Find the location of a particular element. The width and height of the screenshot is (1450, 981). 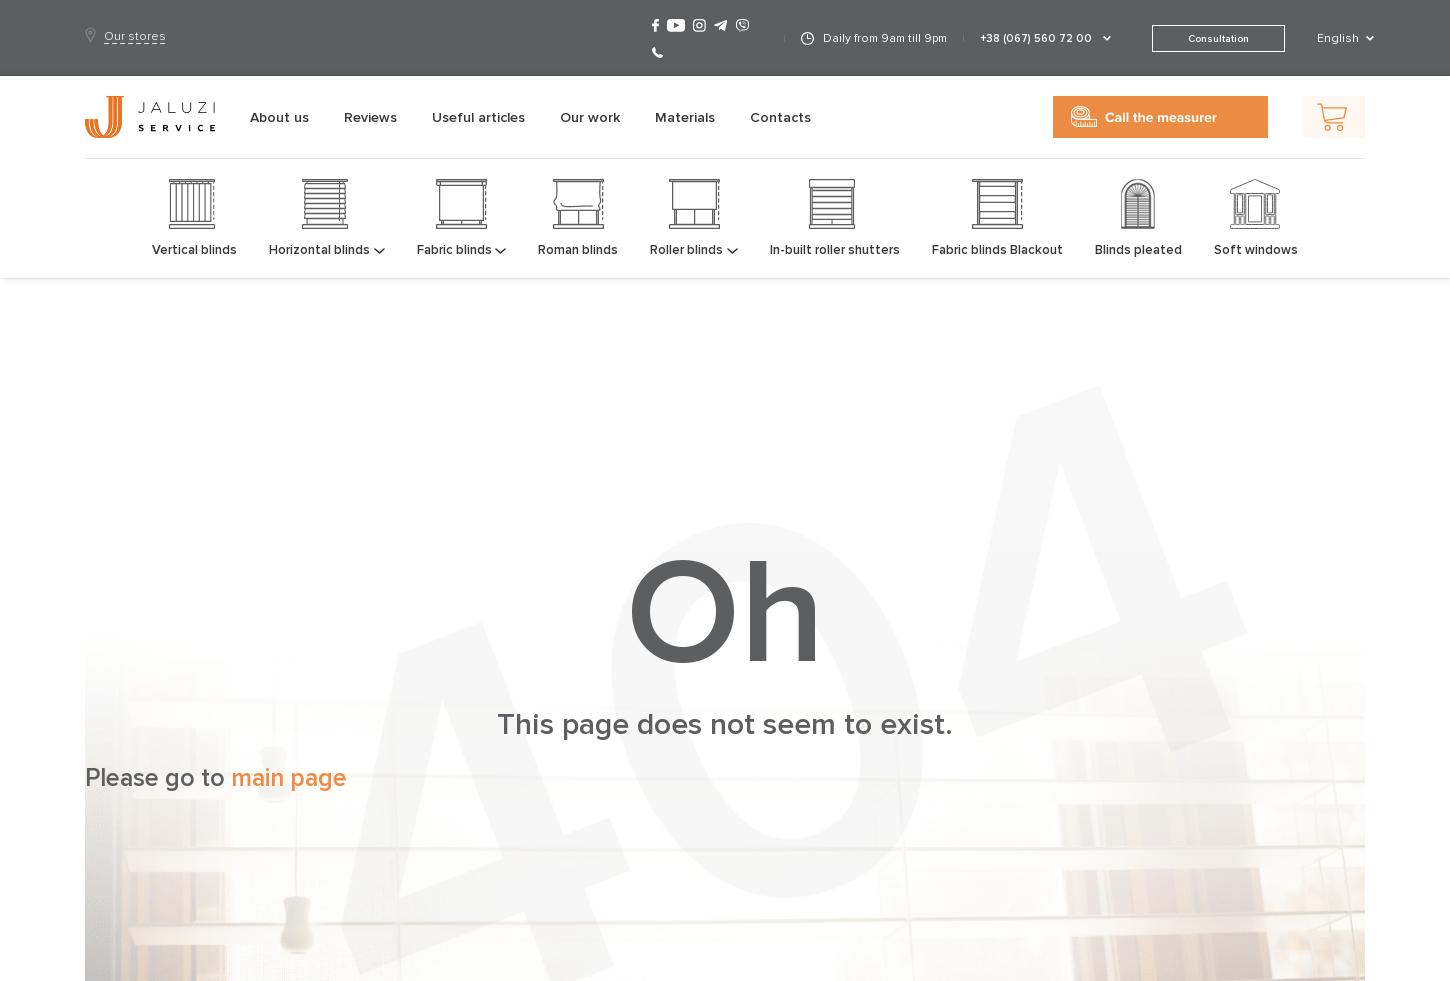

'Our work' is located at coordinates (590, 115).